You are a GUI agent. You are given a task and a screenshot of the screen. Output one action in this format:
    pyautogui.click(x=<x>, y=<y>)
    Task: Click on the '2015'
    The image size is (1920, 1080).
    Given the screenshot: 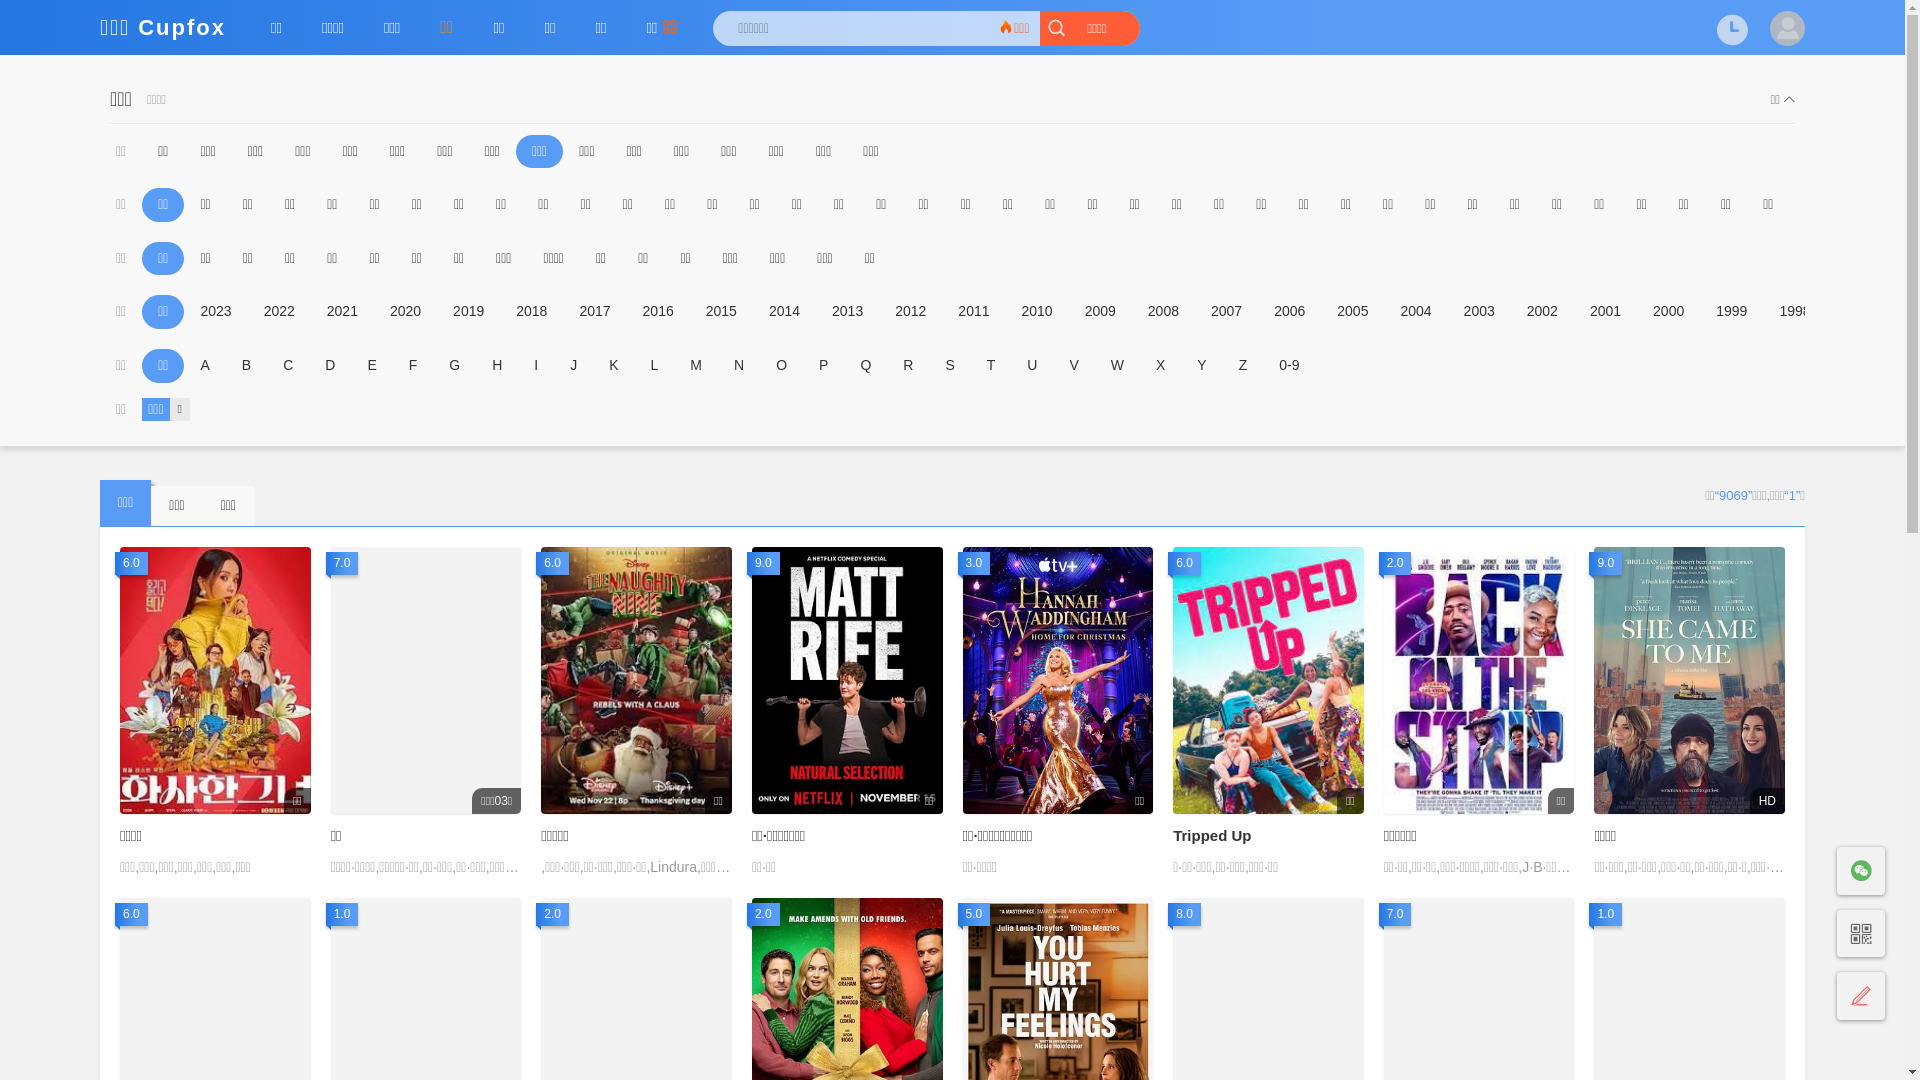 What is the action you would take?
    pyautogui.click(x=720, y=312)
    